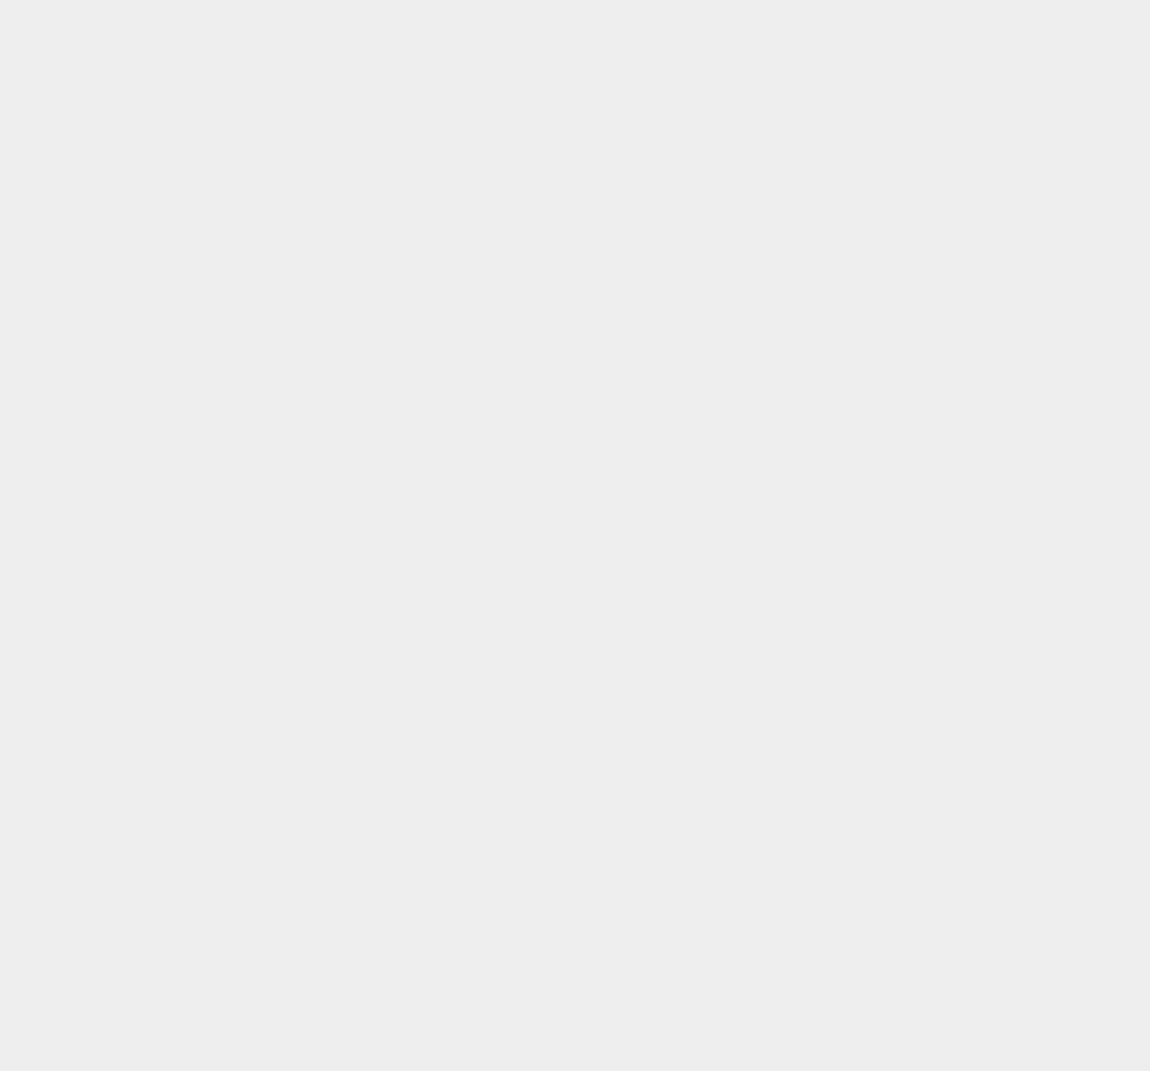 The width and height of the screenshot is (1150, 1071). I want to click on 'Google Penguins', so click(865, 706).